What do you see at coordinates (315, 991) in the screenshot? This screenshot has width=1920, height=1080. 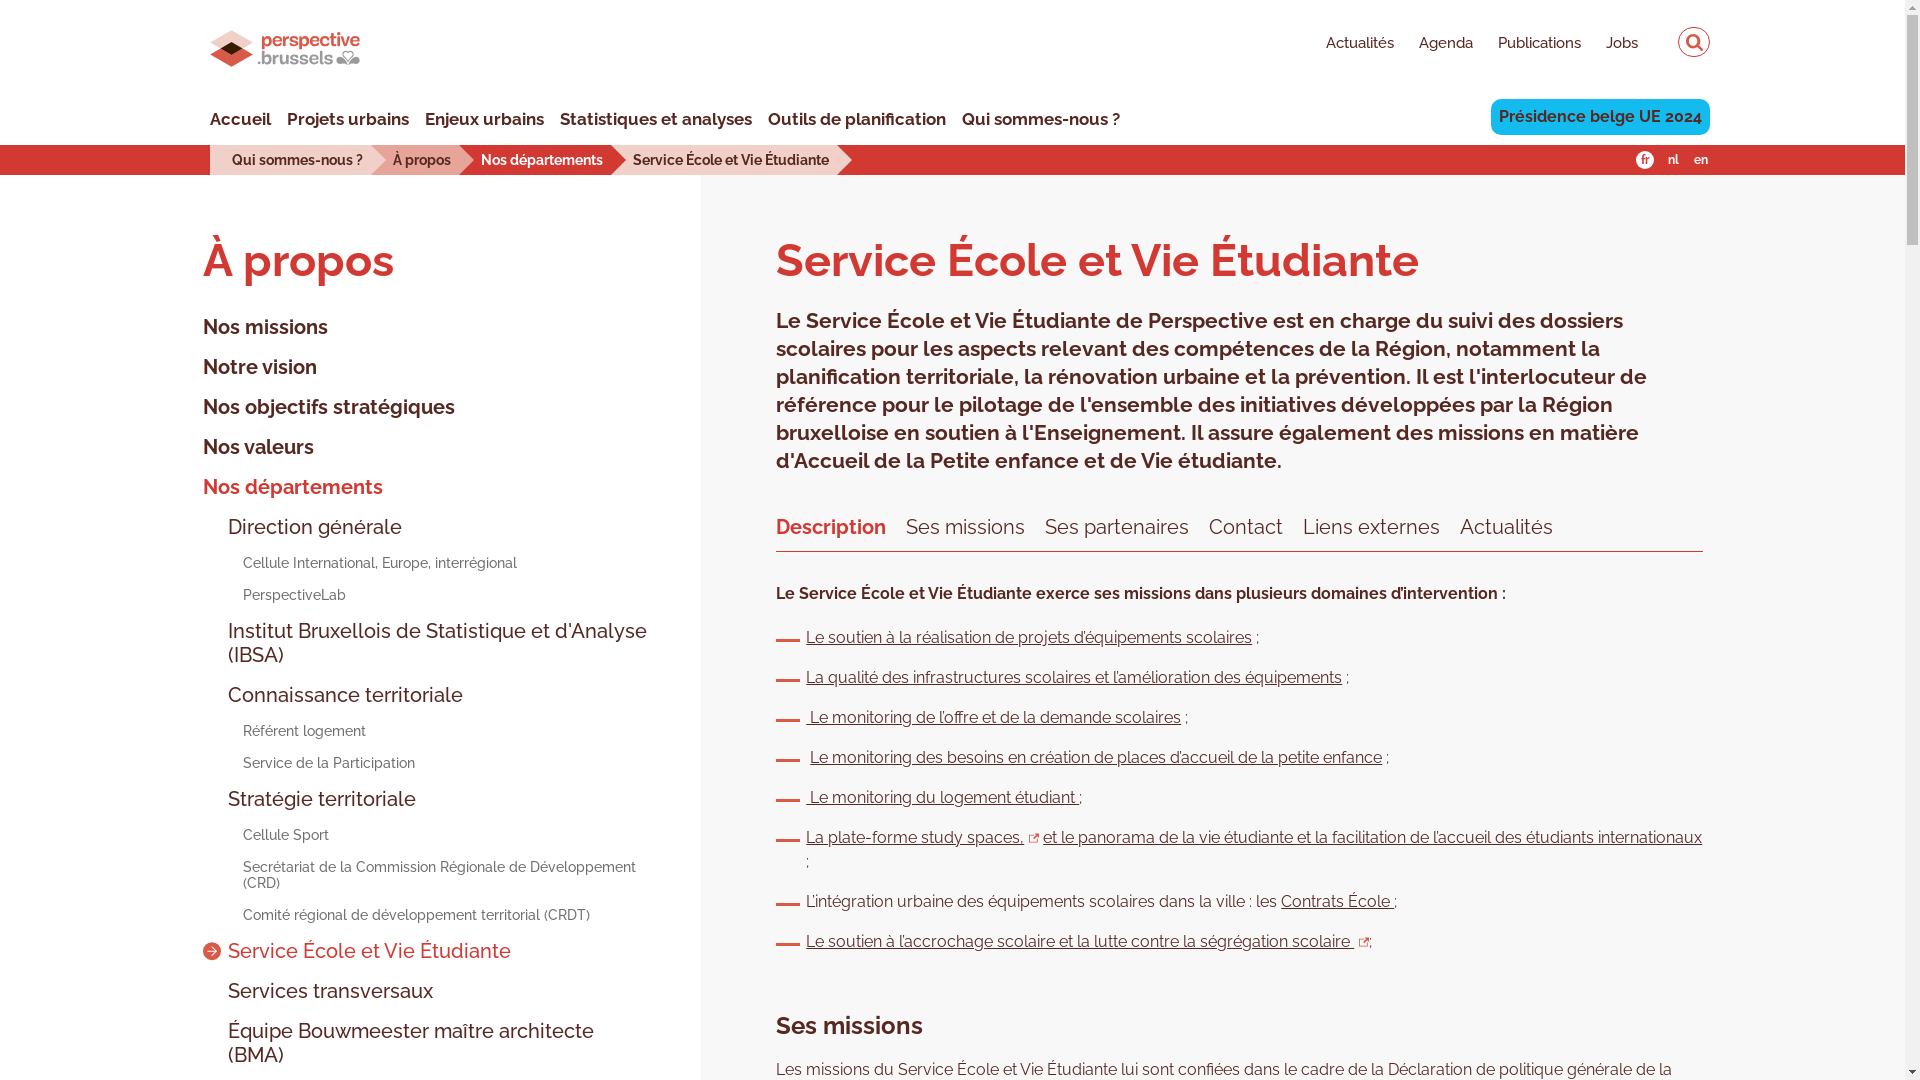 I see `'Services transversaux'` at bounding box center [315, 991].